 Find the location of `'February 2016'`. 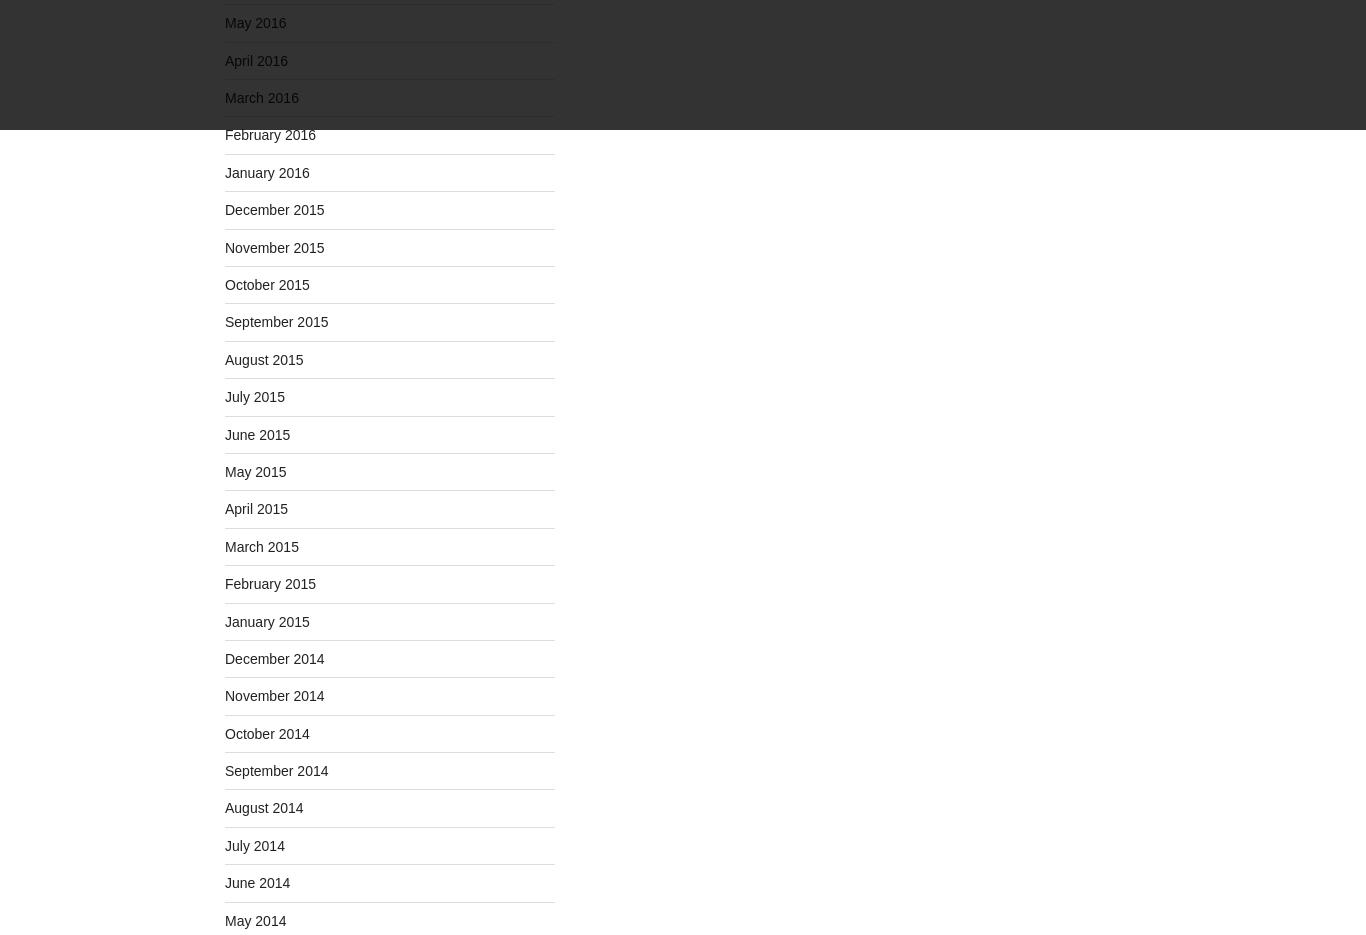

'February 2016' is located at coordinates (270, 135).